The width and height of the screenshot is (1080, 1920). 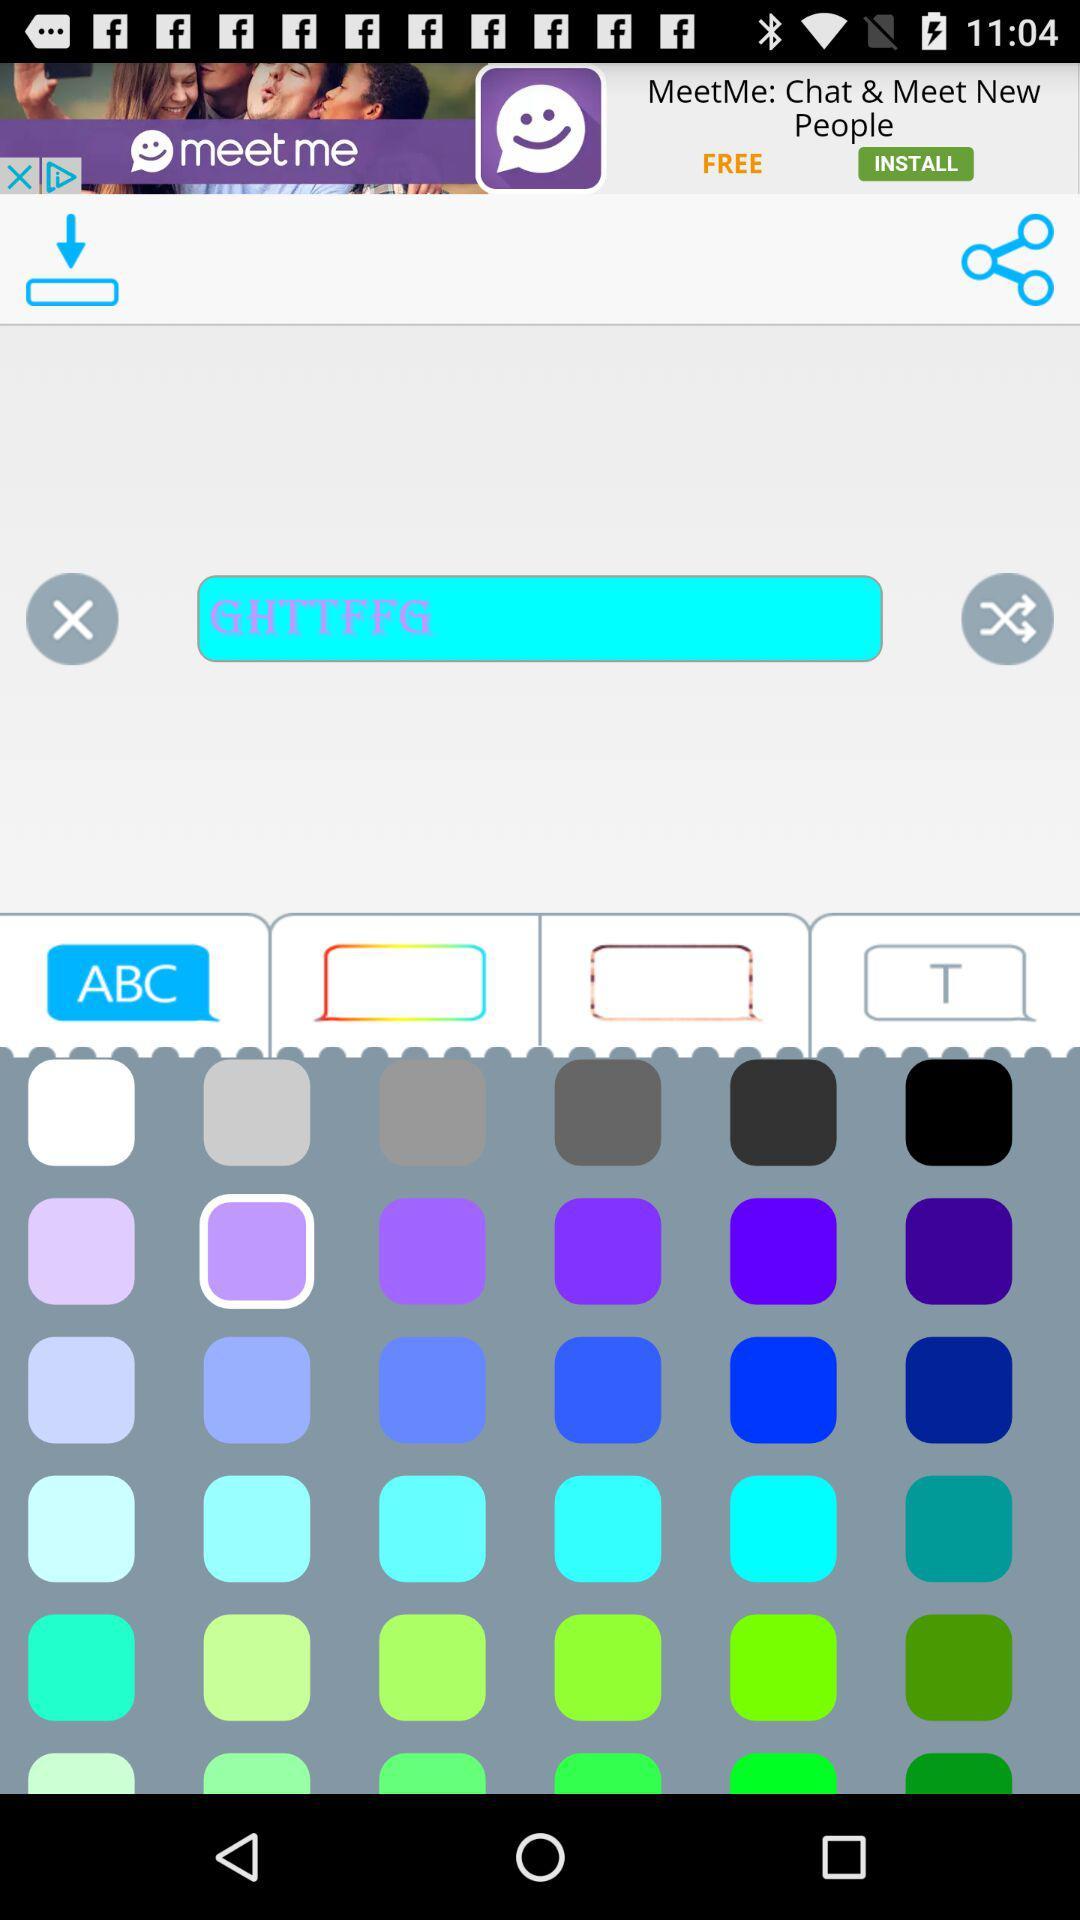 I want to click on text icon, so click(x=945, y=985).